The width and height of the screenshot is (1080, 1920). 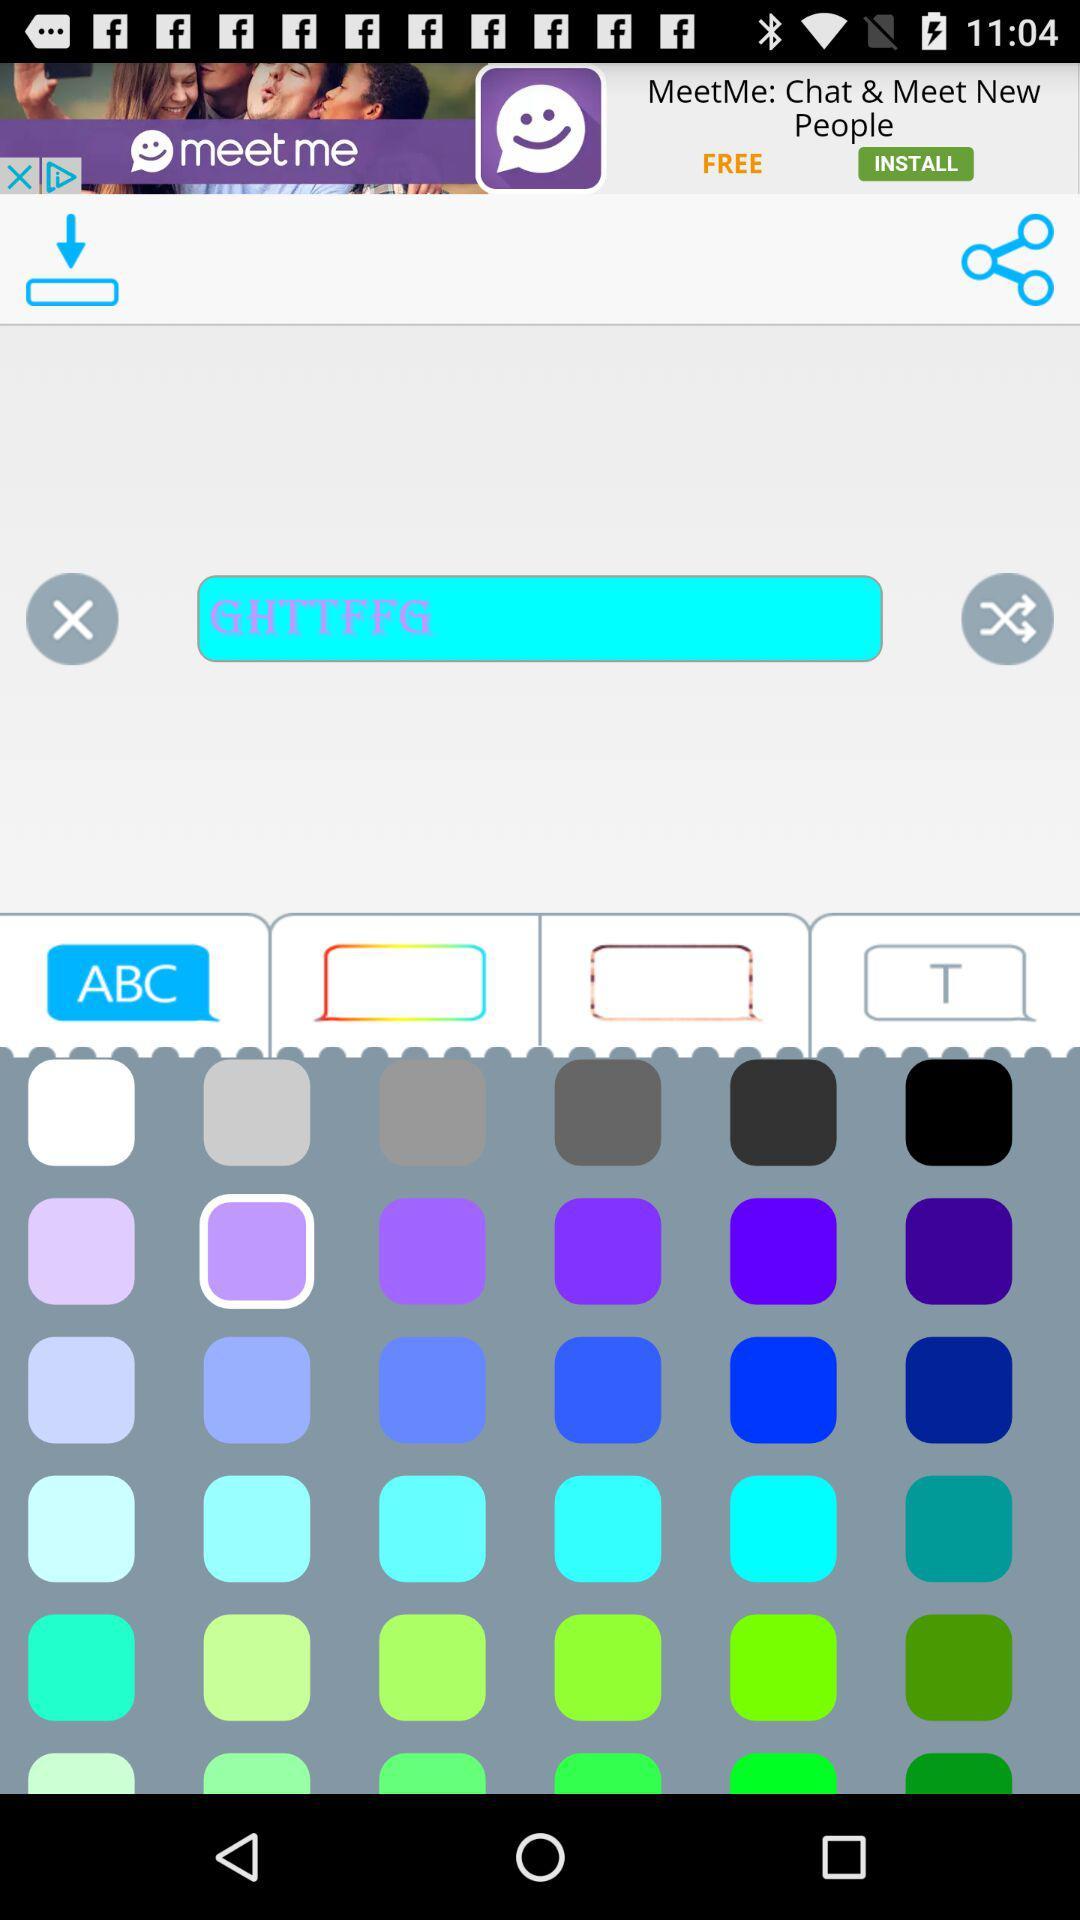 I want to click on text icon, so click(x=945, y=985).